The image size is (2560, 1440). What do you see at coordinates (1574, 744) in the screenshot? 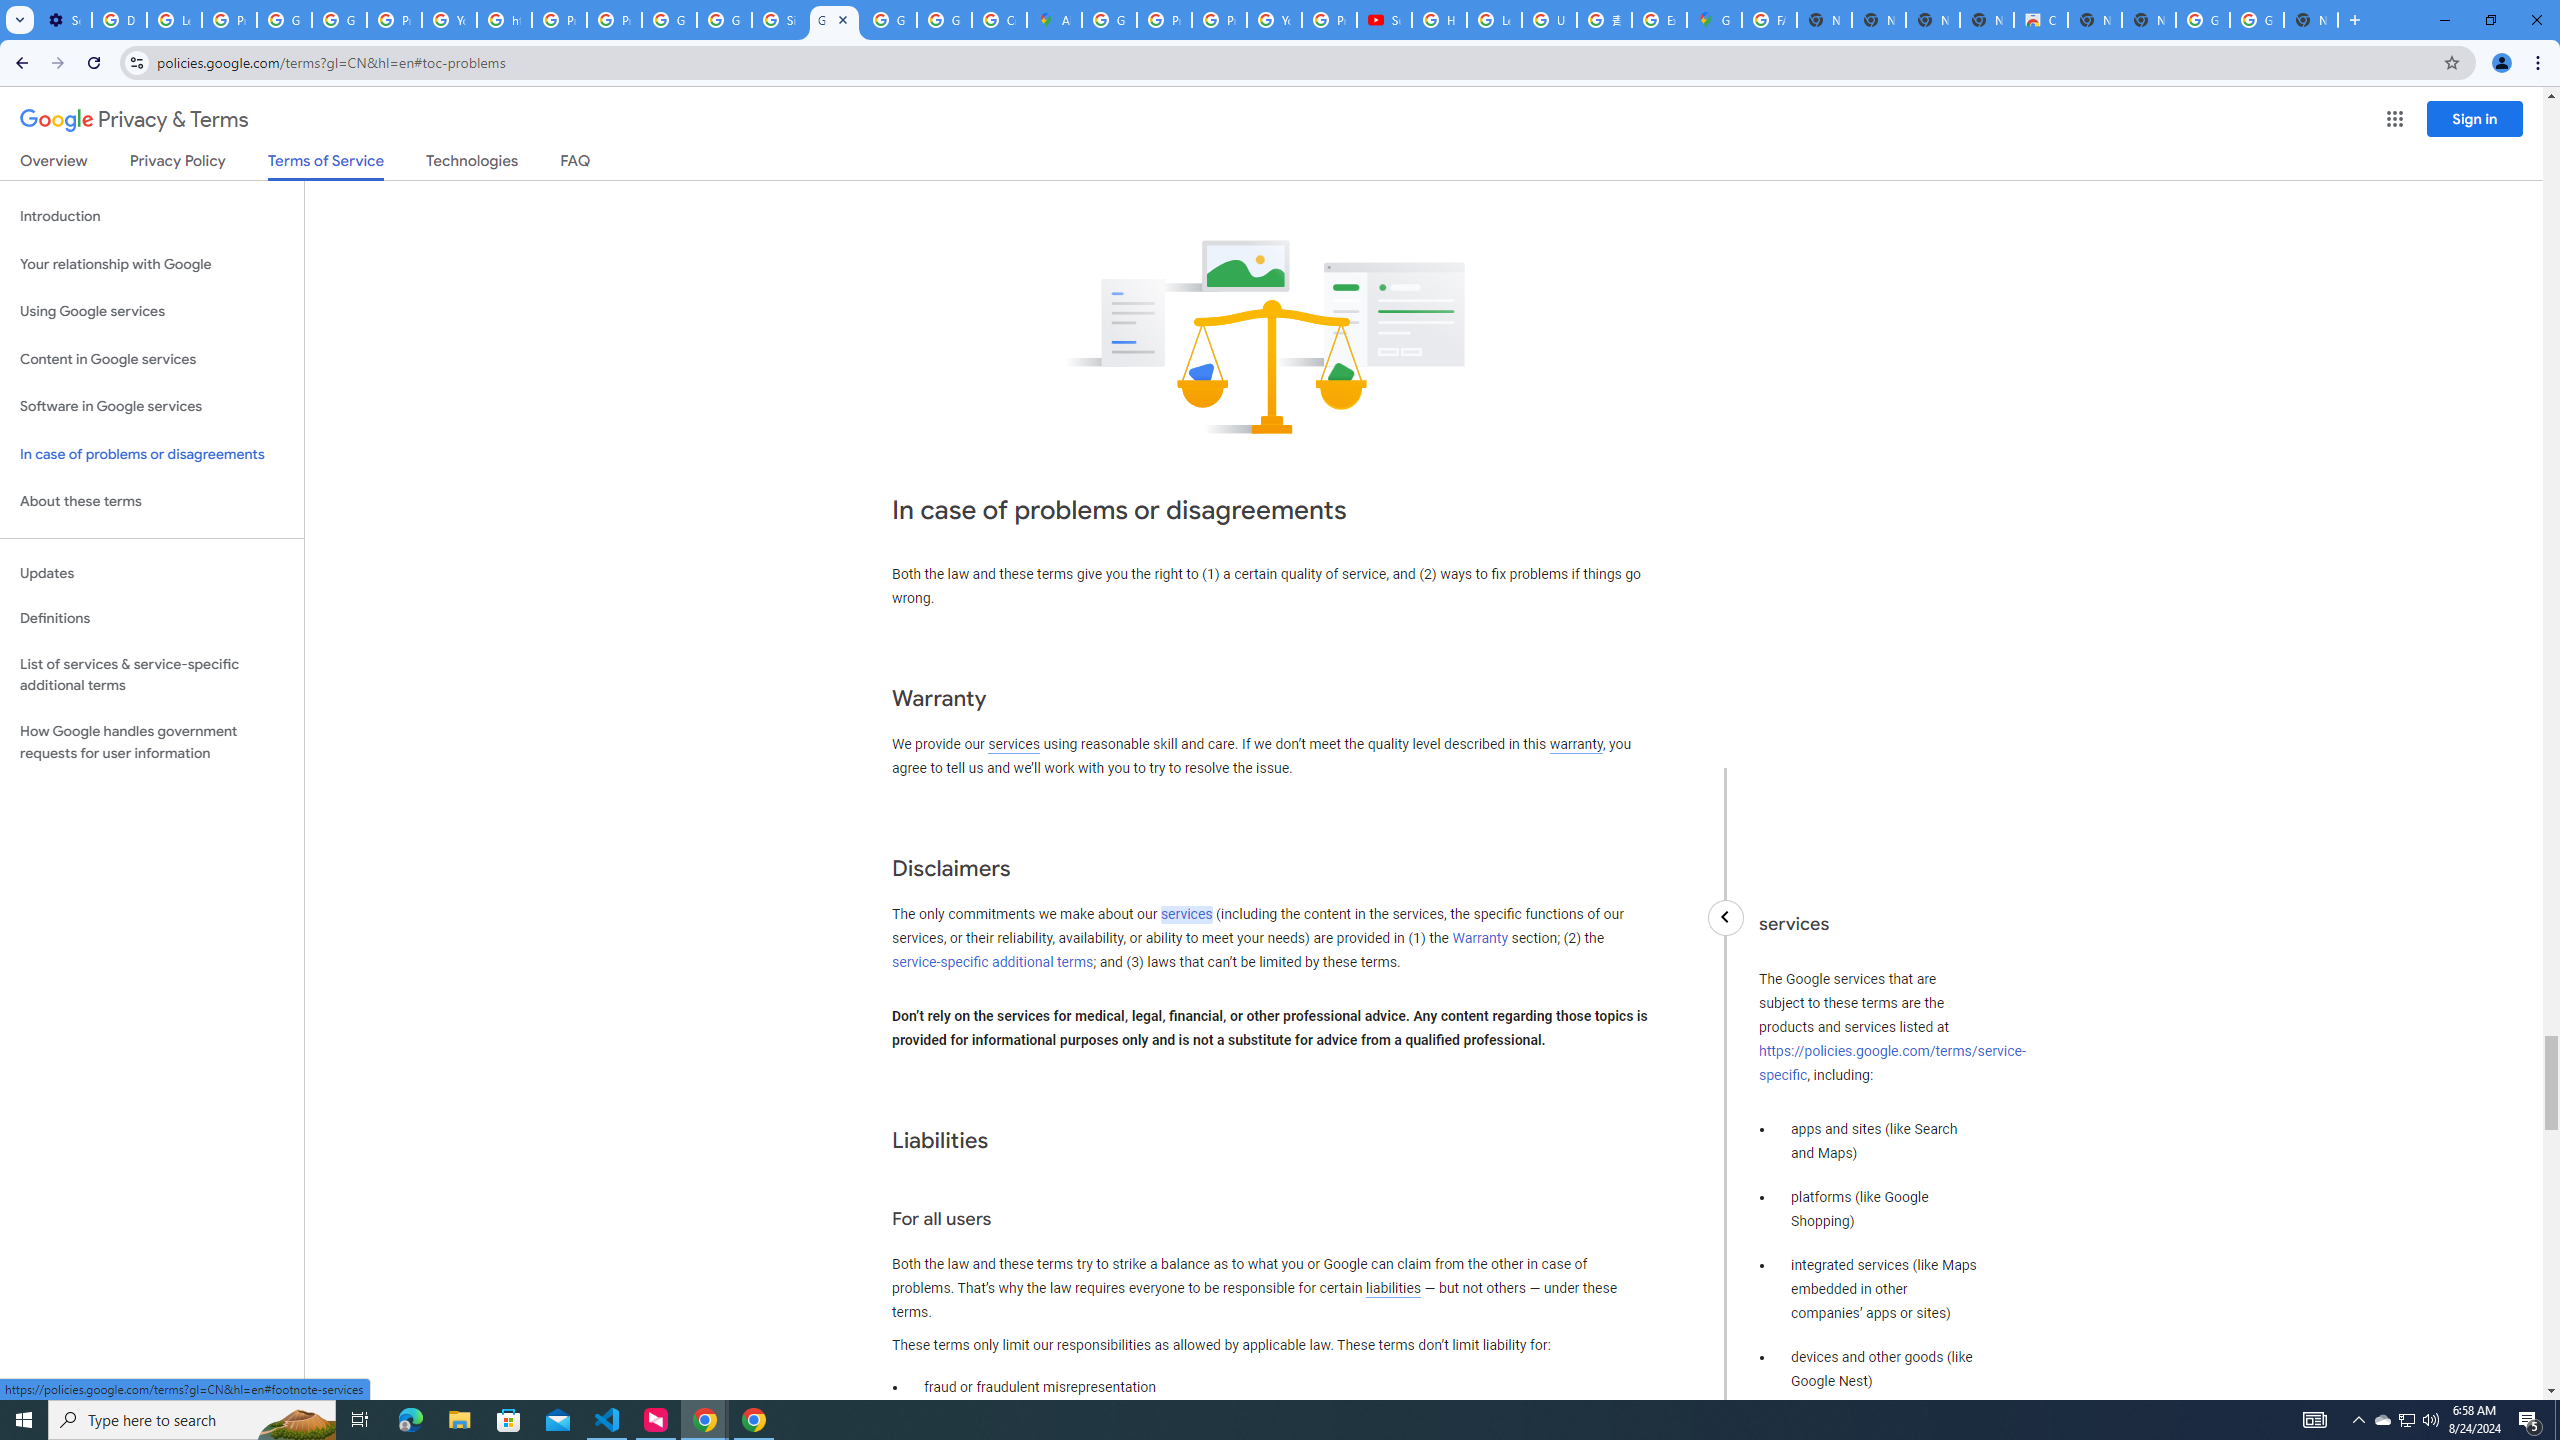
I see `'warranty'` at bounding box center [1574, 744].